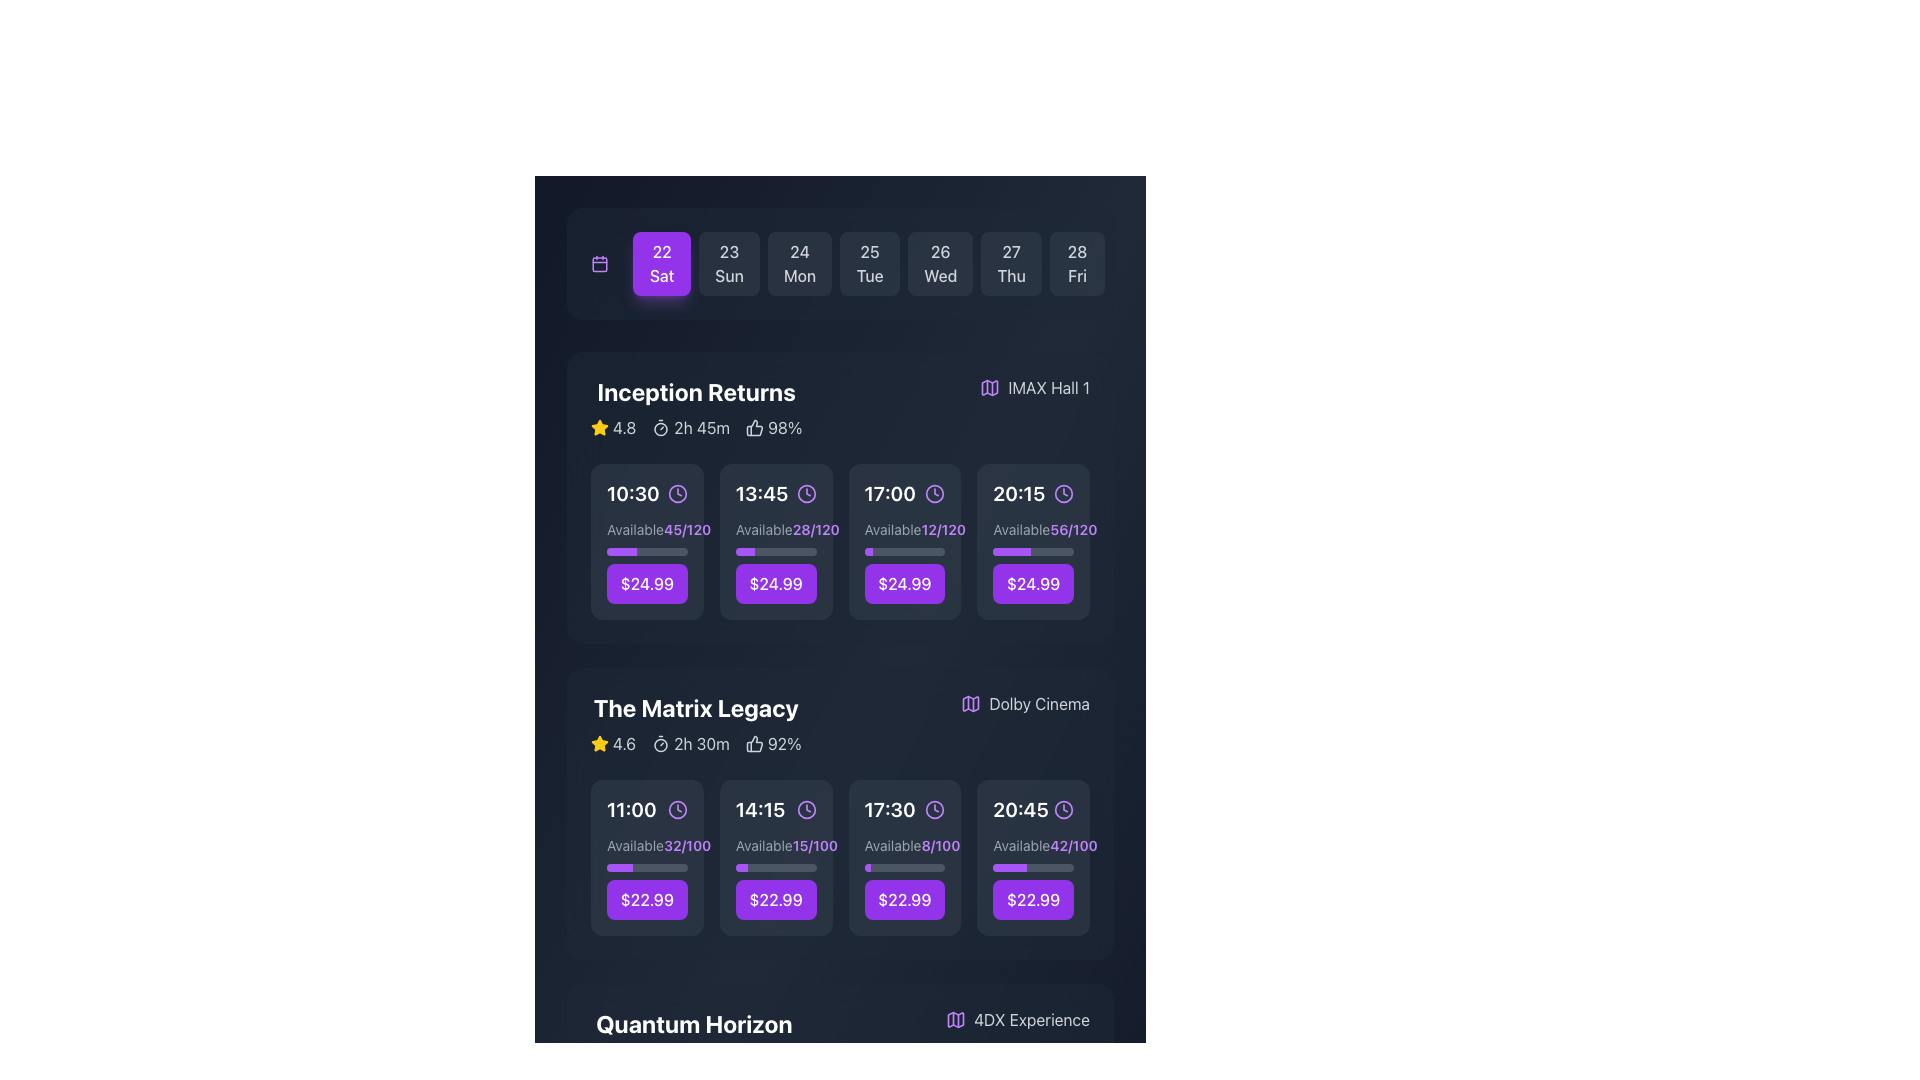  Describe the element at coordinates (1010, 866) in the screenshot. I see `the size of the filled part of the progress bar segment under the '20:45' time slot in 'The Matrix Legacy' section` at that location.